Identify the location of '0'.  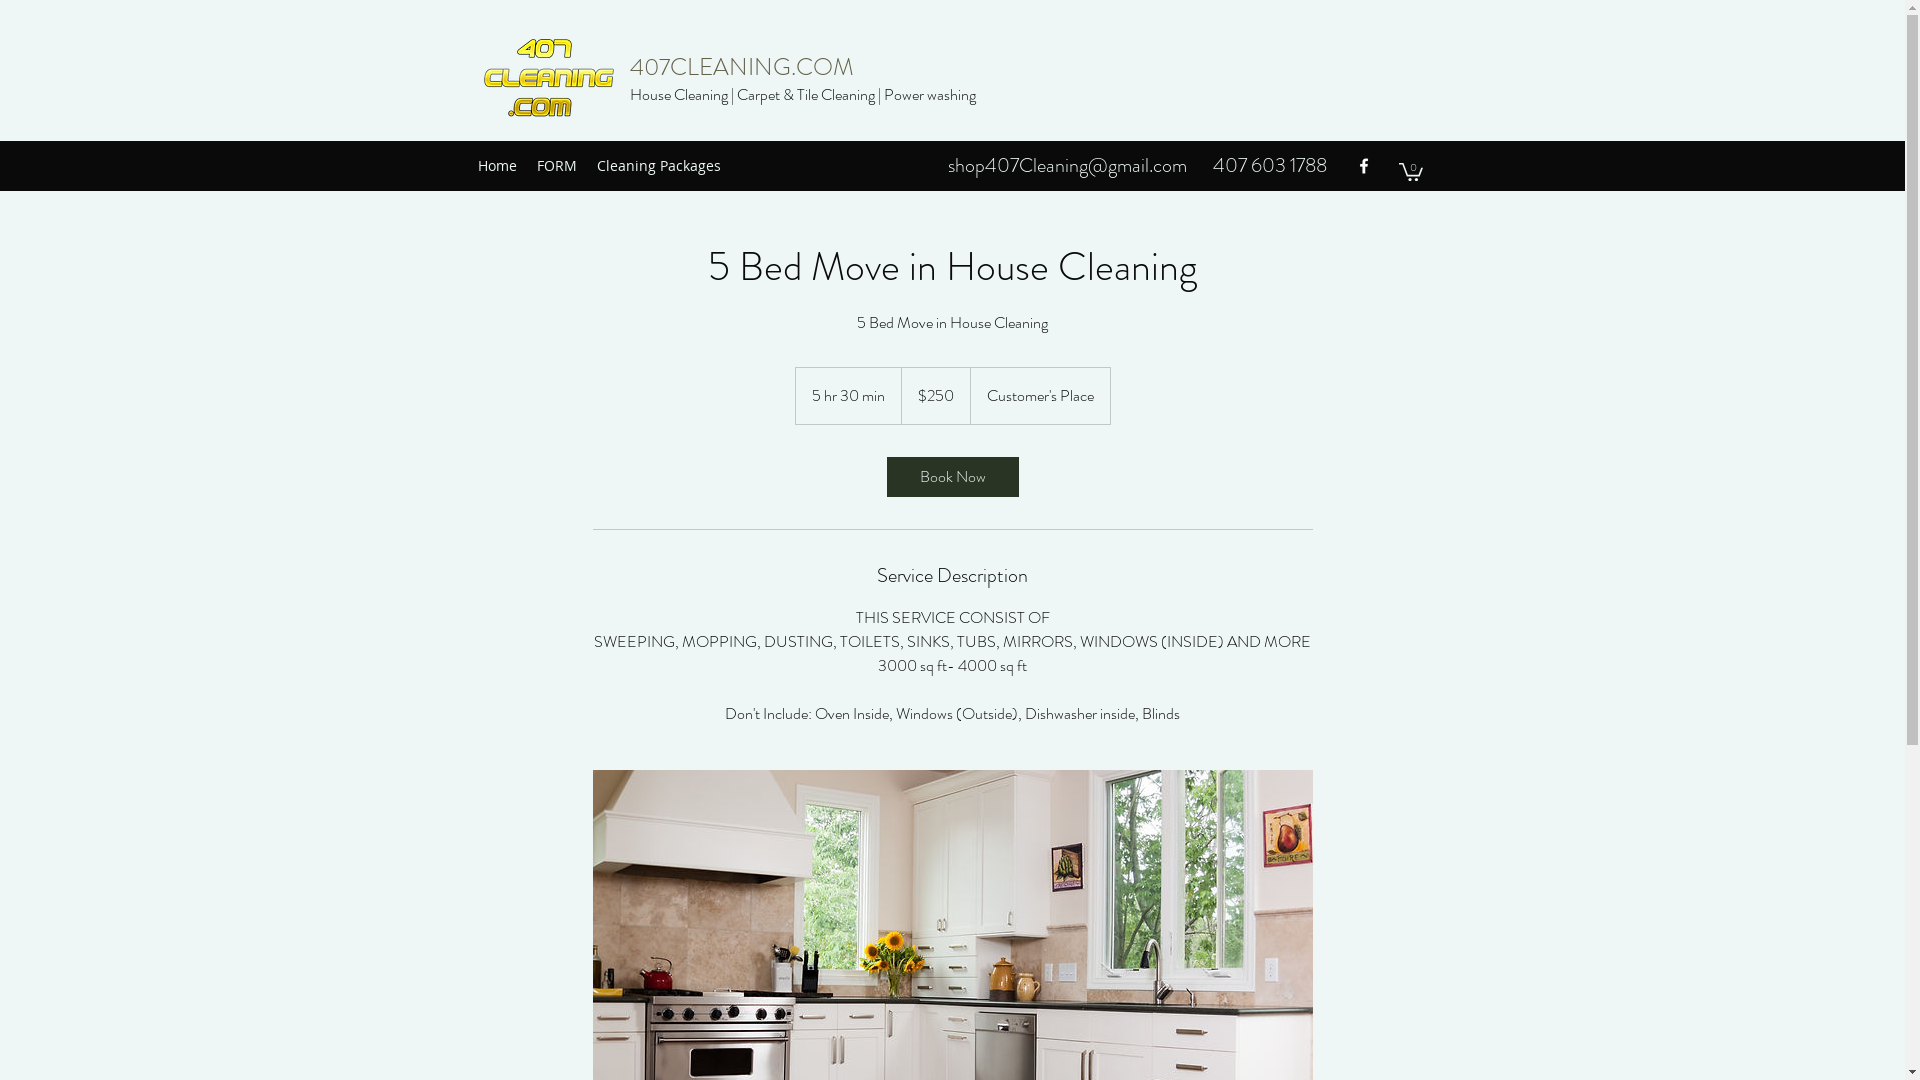
(1409, 169).